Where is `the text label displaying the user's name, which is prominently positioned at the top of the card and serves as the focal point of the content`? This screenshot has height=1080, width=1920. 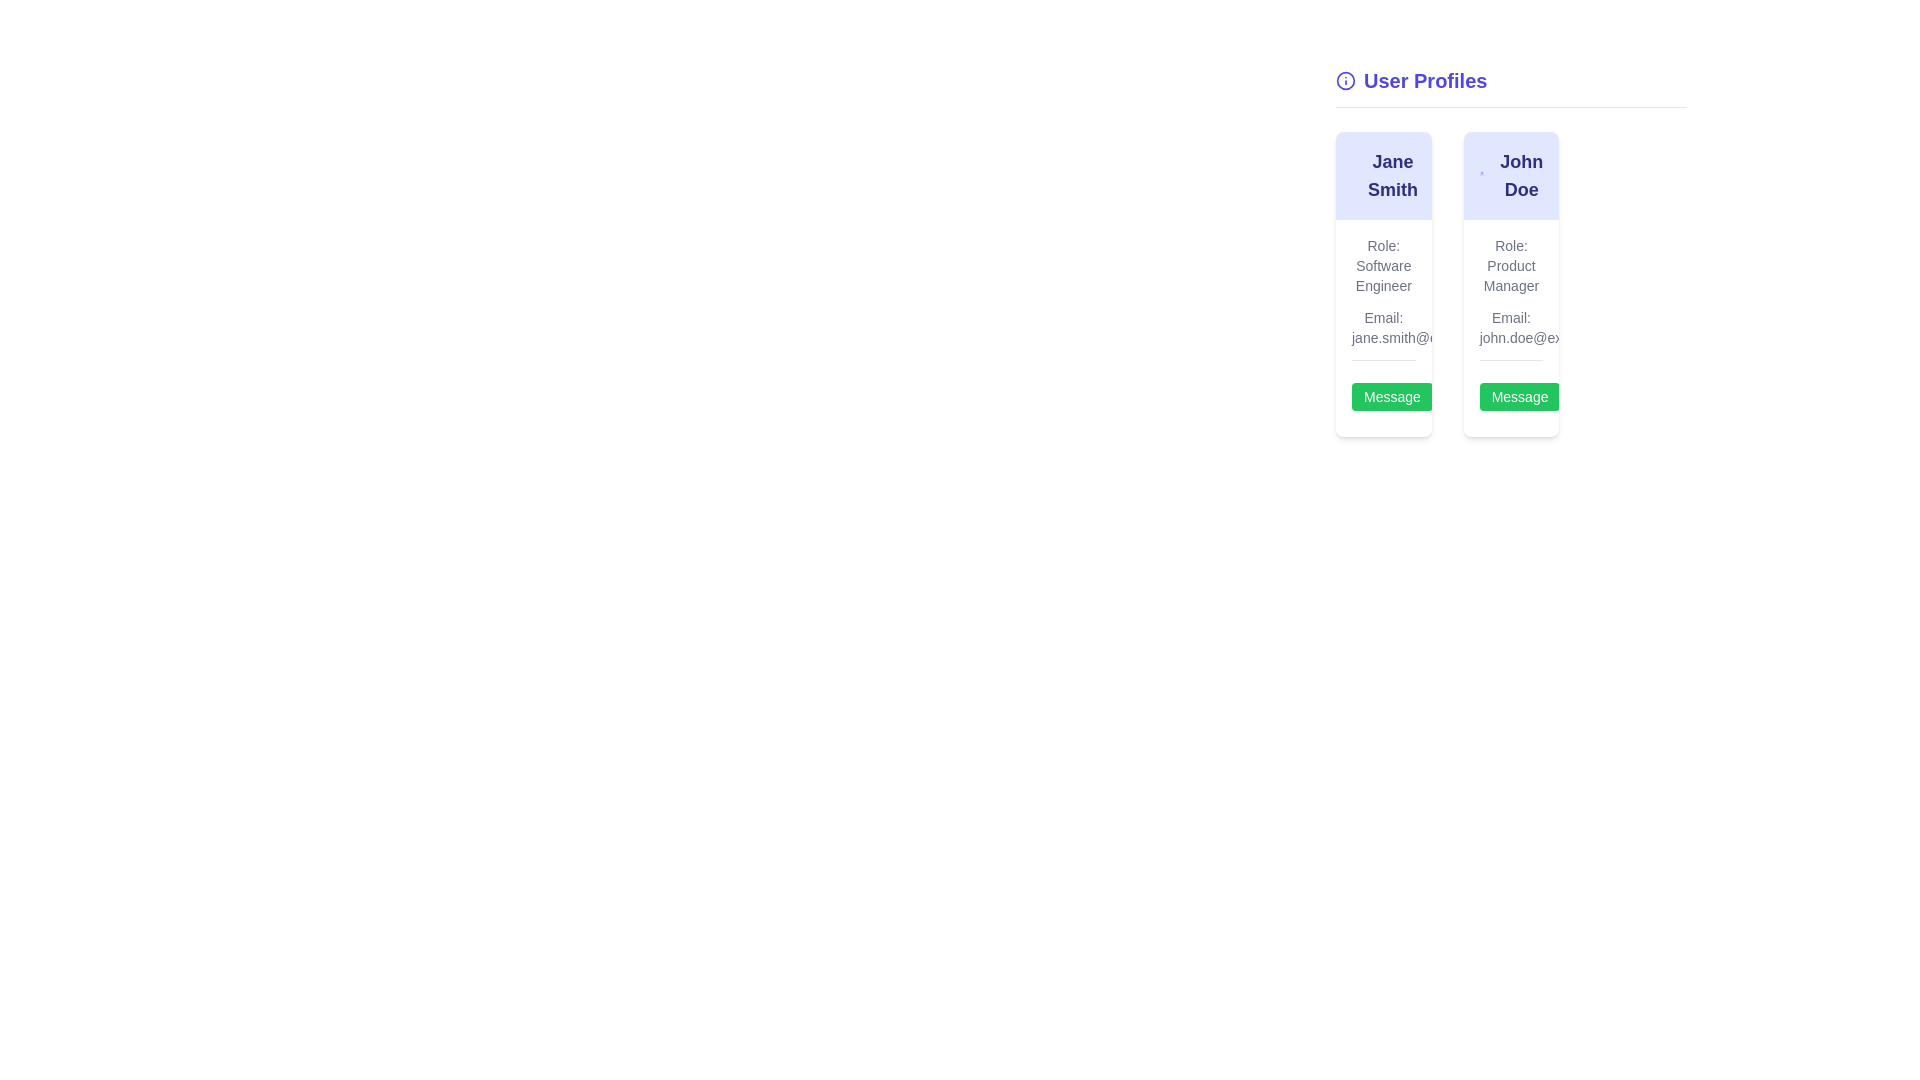
the text label displaying the user's name, which is prominently positioned at the top of the card and serves as the focal point of the content is located at coordinates (1391, 175).